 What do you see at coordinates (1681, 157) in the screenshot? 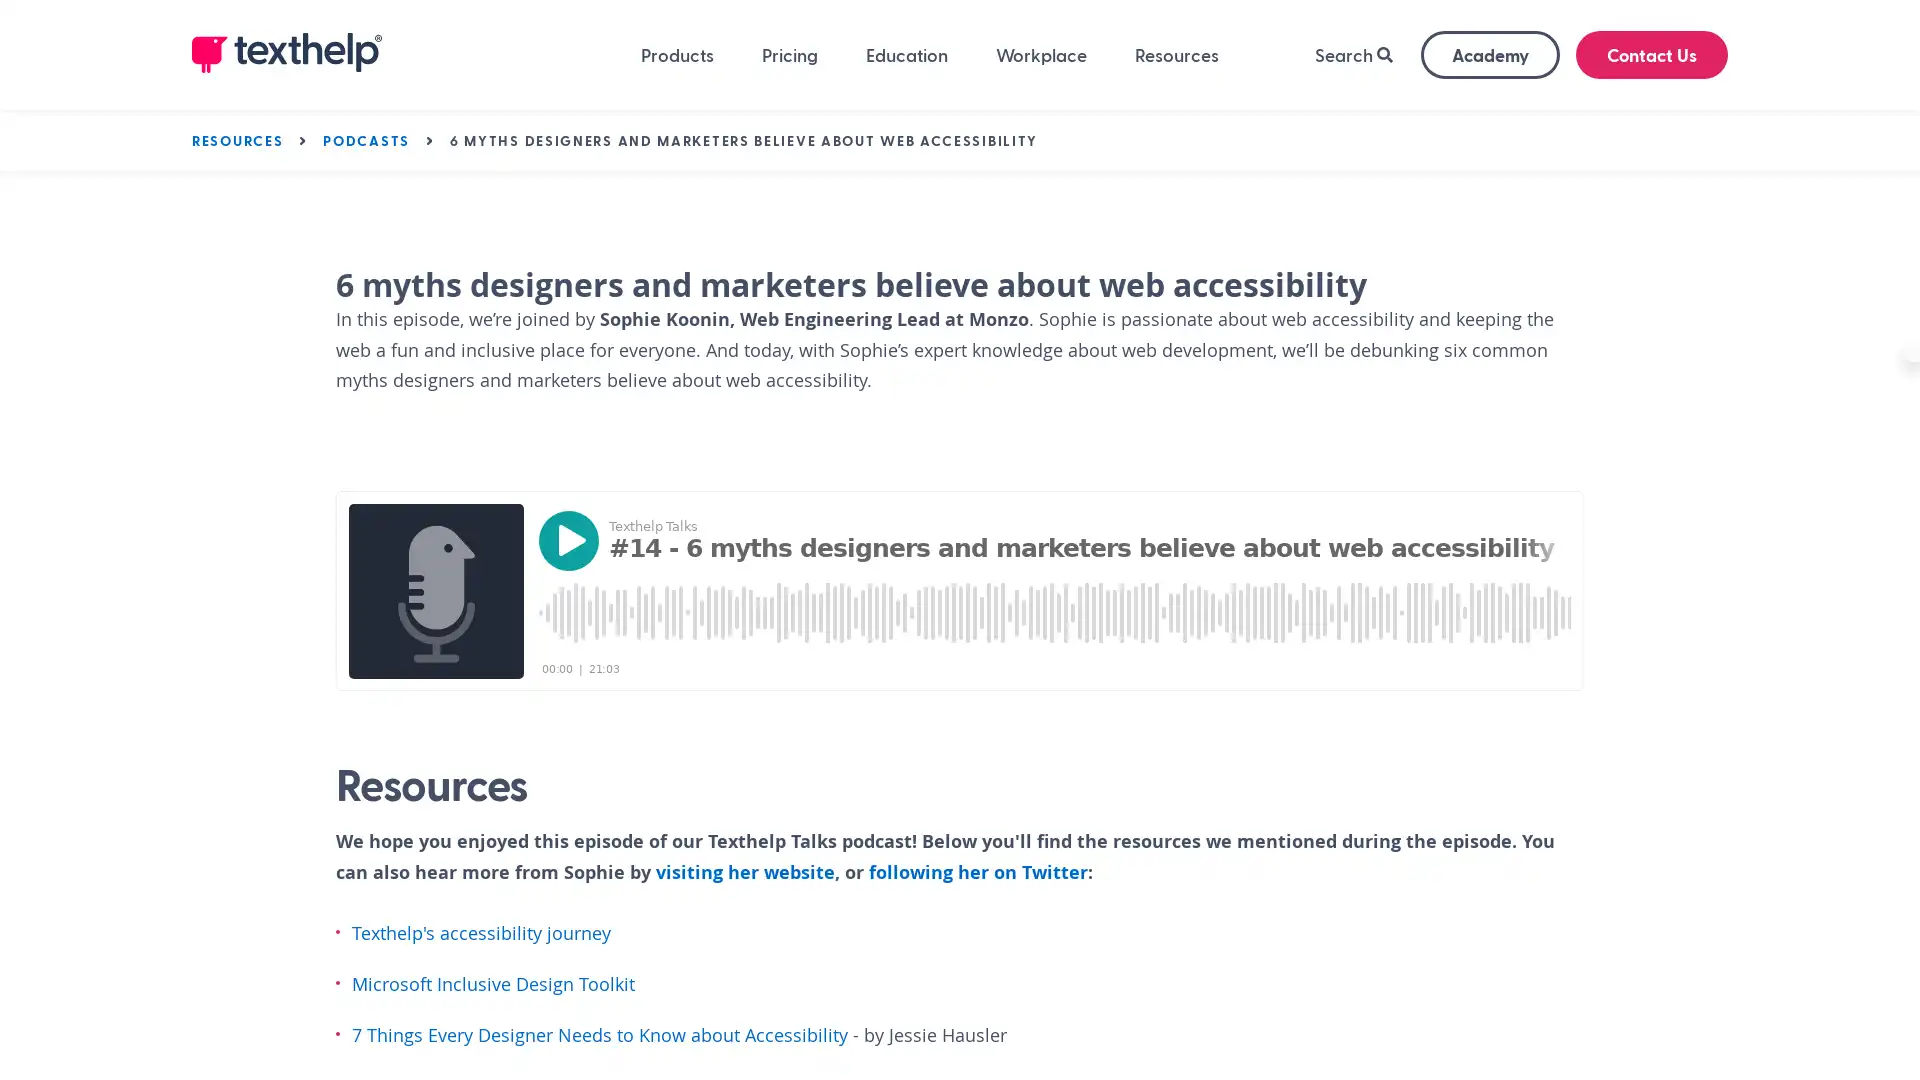
I see `close search` at bounding box center [1681, 157].